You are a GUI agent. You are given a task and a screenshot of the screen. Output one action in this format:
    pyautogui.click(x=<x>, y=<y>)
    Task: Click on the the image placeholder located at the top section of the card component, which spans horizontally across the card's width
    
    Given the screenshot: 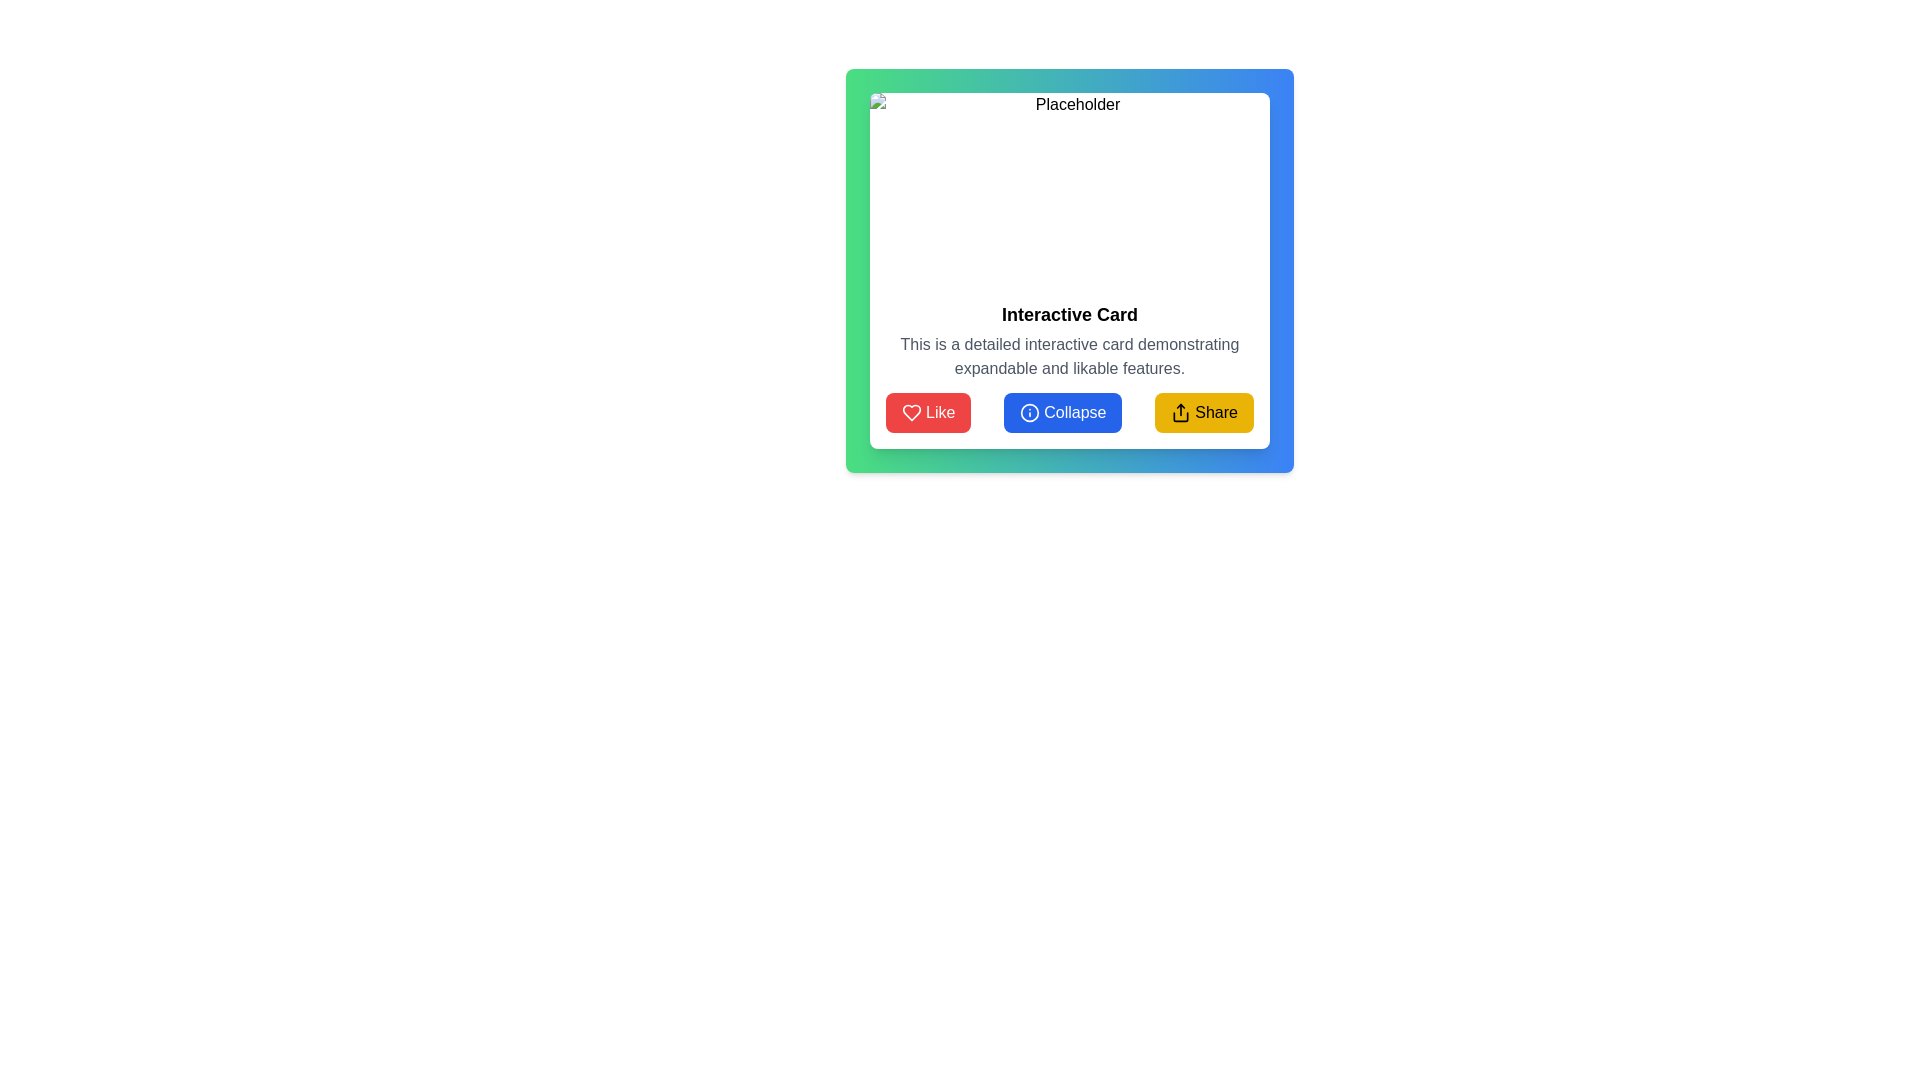 What is the action you would take?
    pyautogui.click(x=1069, y=189)
    